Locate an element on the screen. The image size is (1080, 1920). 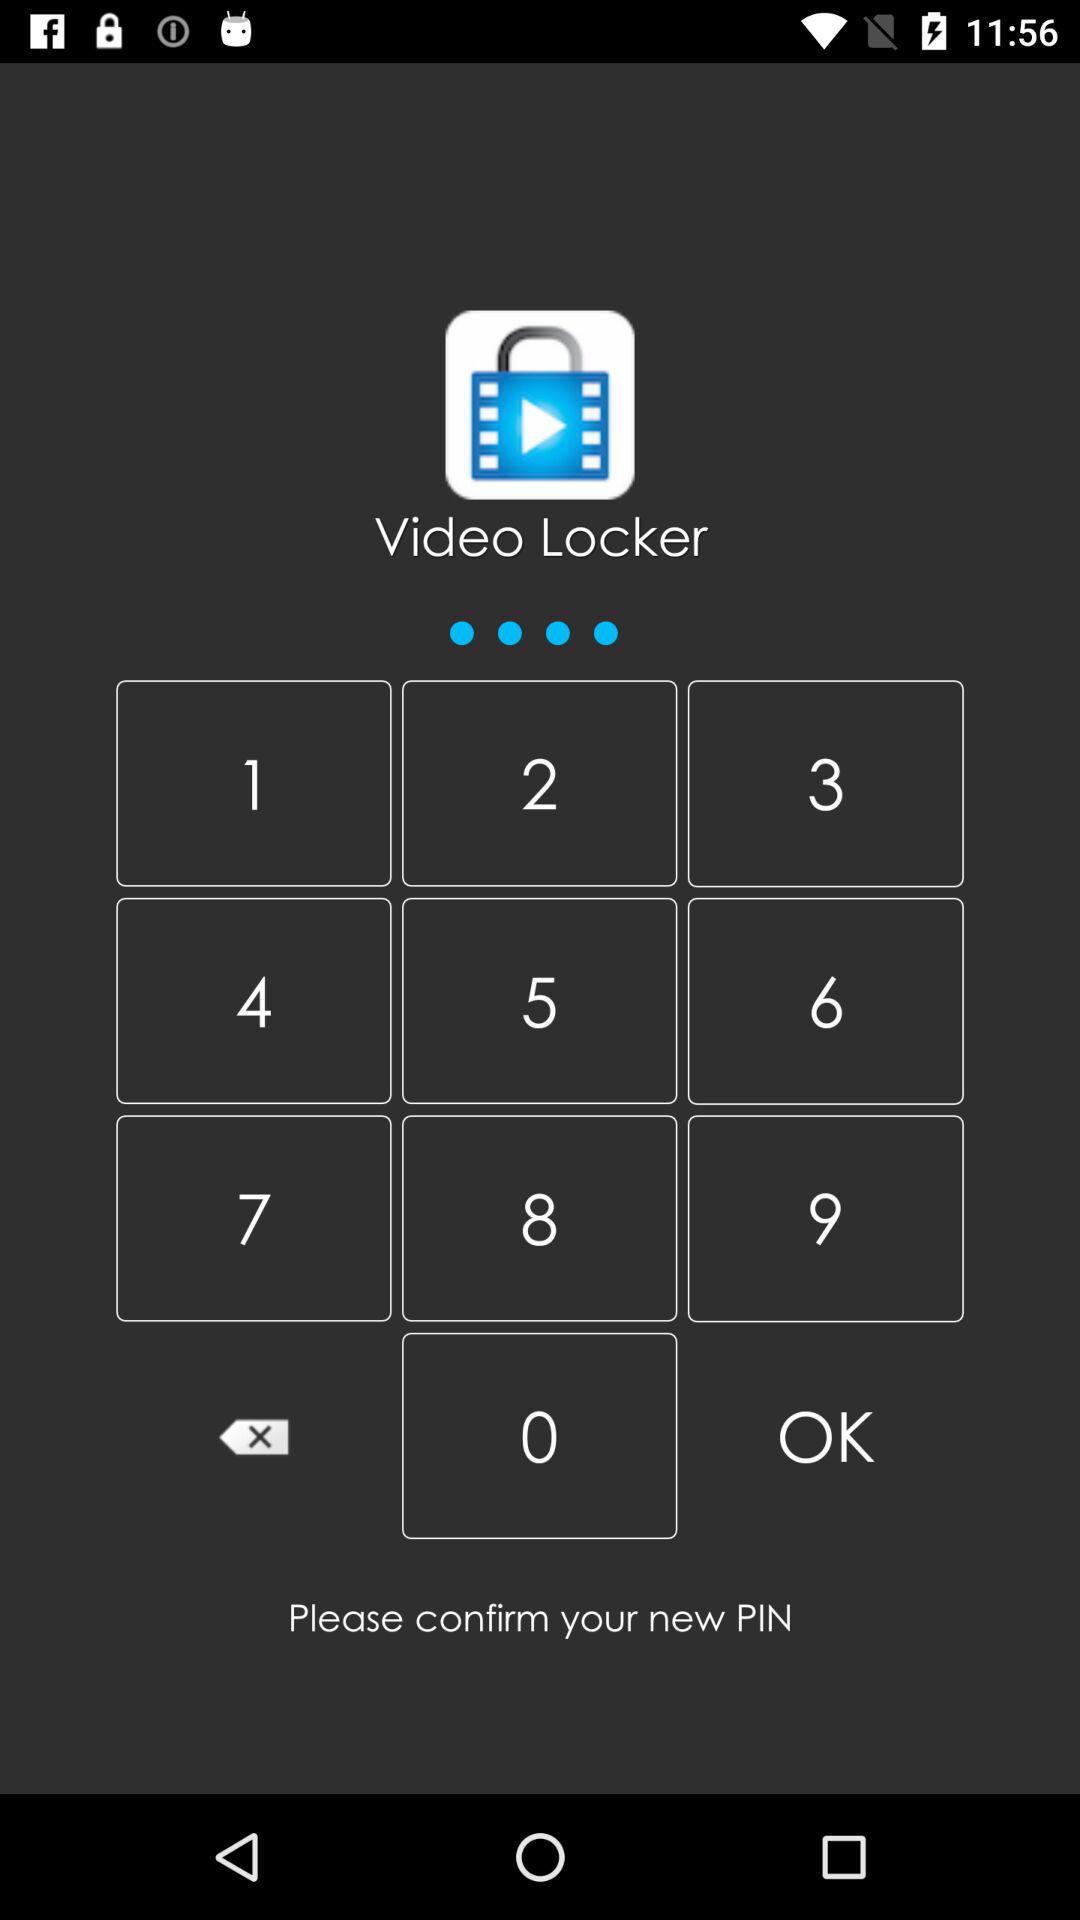
the icon above the 1 icon is located at coordinates (534, 622).